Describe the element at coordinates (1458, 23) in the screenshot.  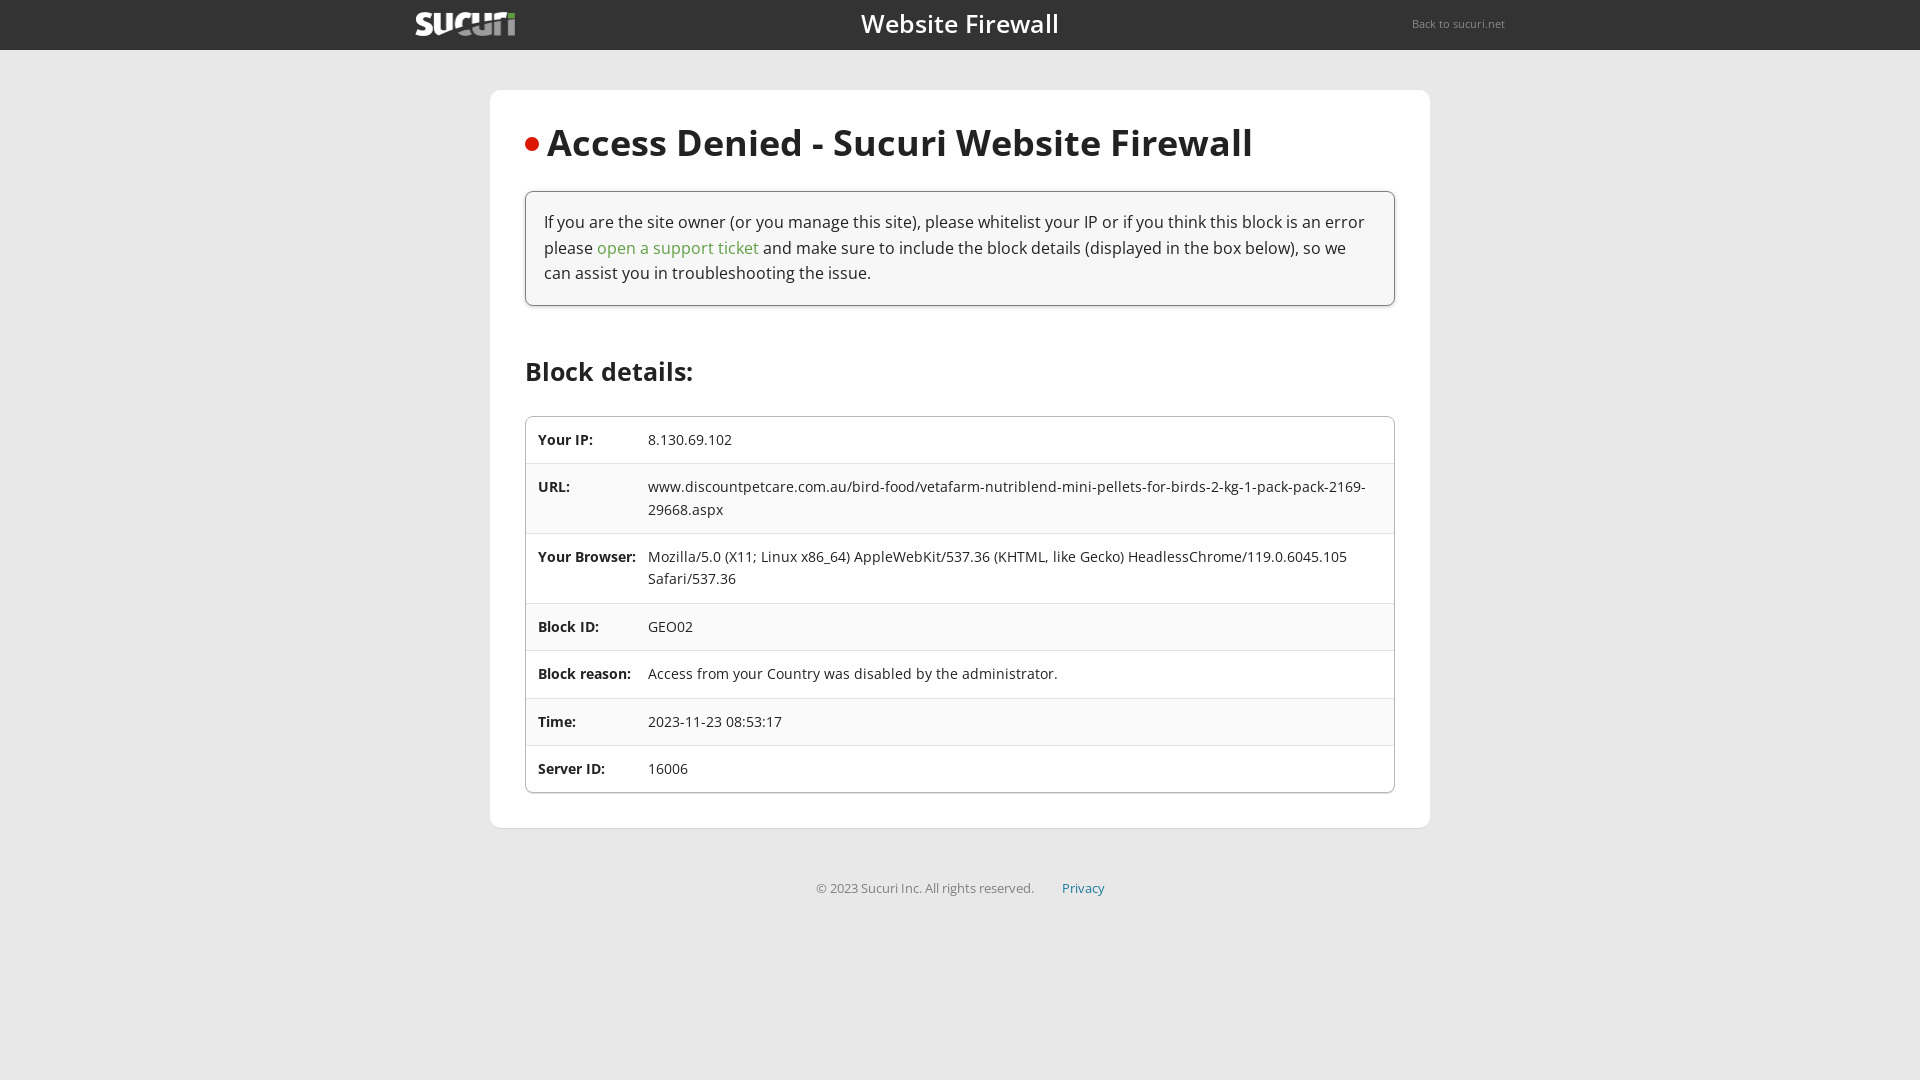
I see `'Back to sucuri.net'` at that location.